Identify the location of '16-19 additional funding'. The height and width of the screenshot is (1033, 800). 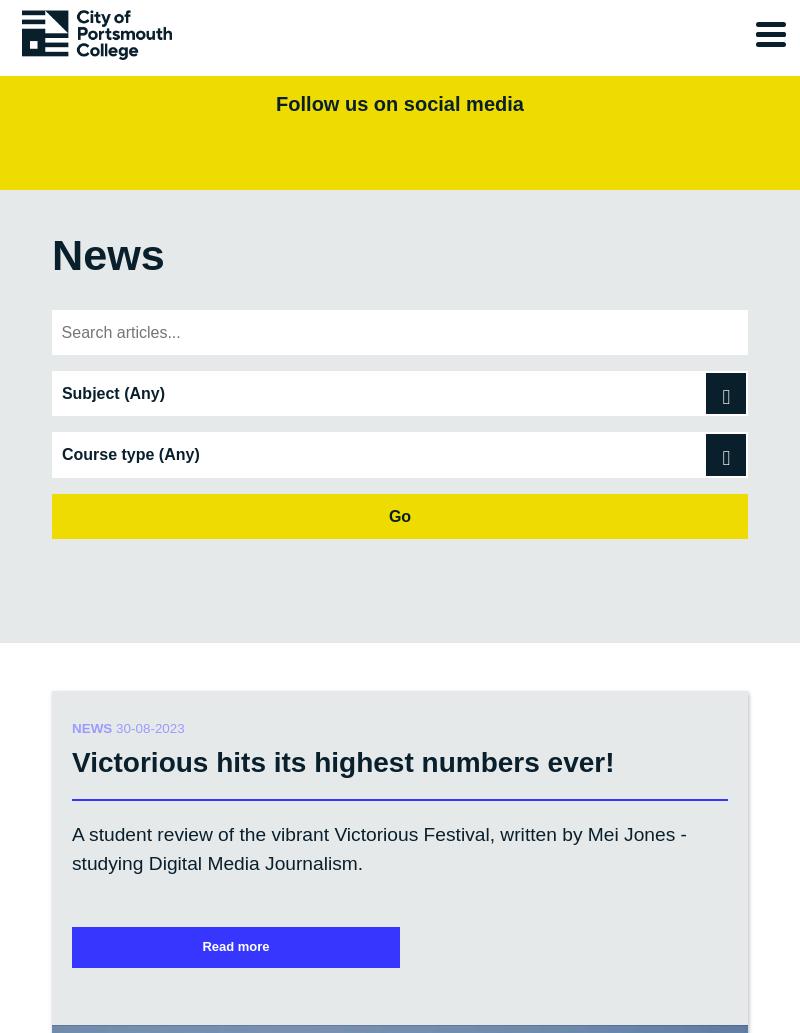
(152, 713).